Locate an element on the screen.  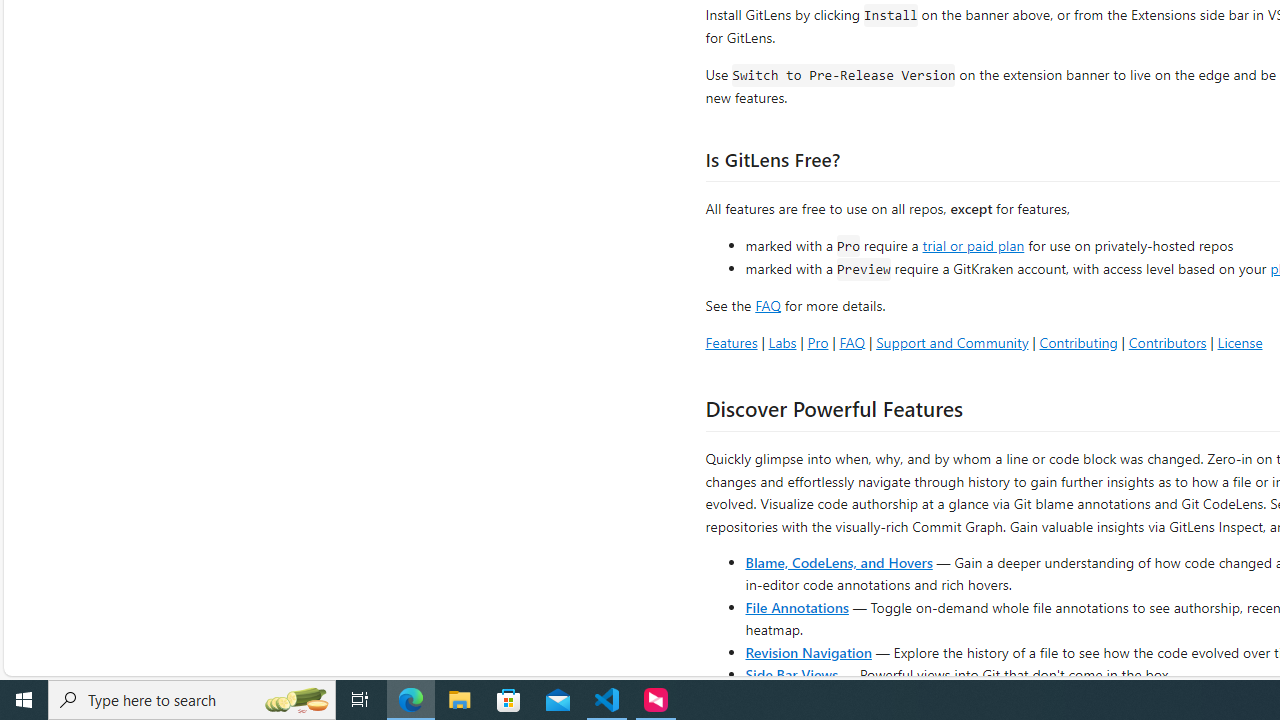
'License' is located at coordinates (1239, 341).